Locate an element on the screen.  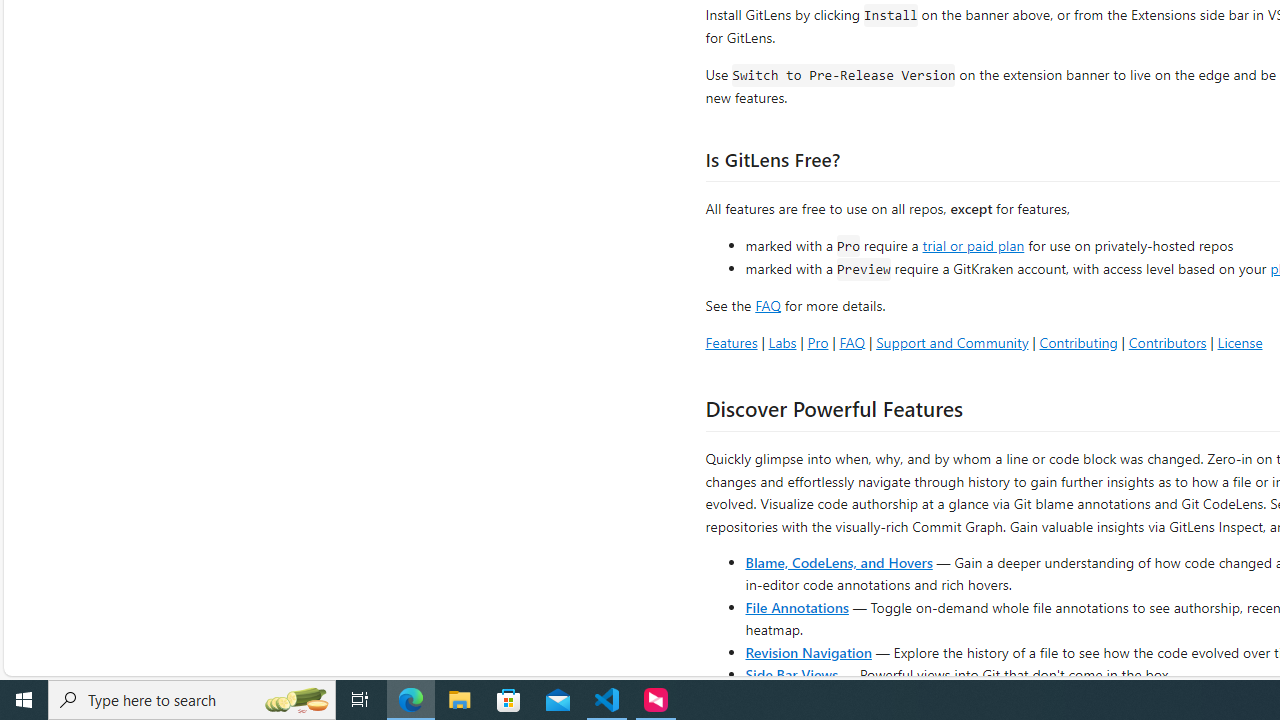
'License' is located at coordinates (1239, 341).